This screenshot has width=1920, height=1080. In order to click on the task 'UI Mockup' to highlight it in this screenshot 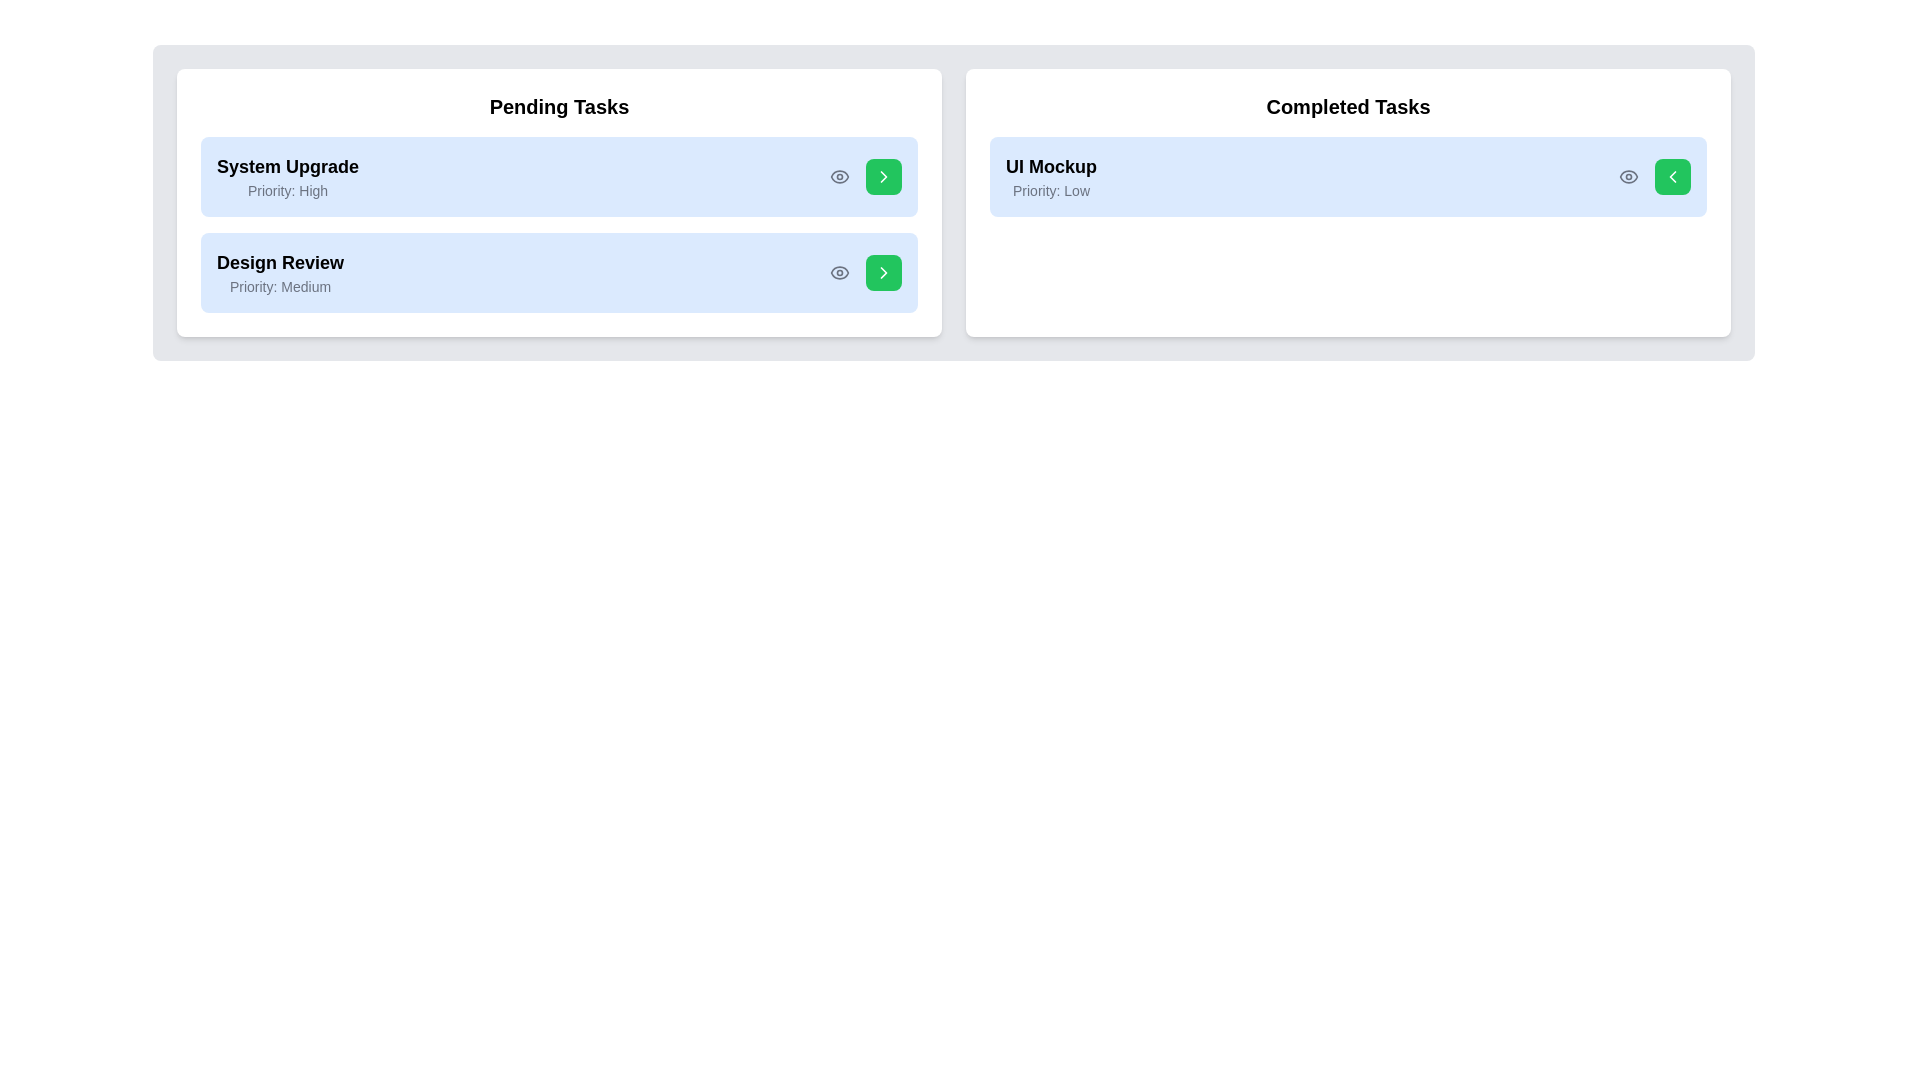, I will do `click(1348, 176)`.